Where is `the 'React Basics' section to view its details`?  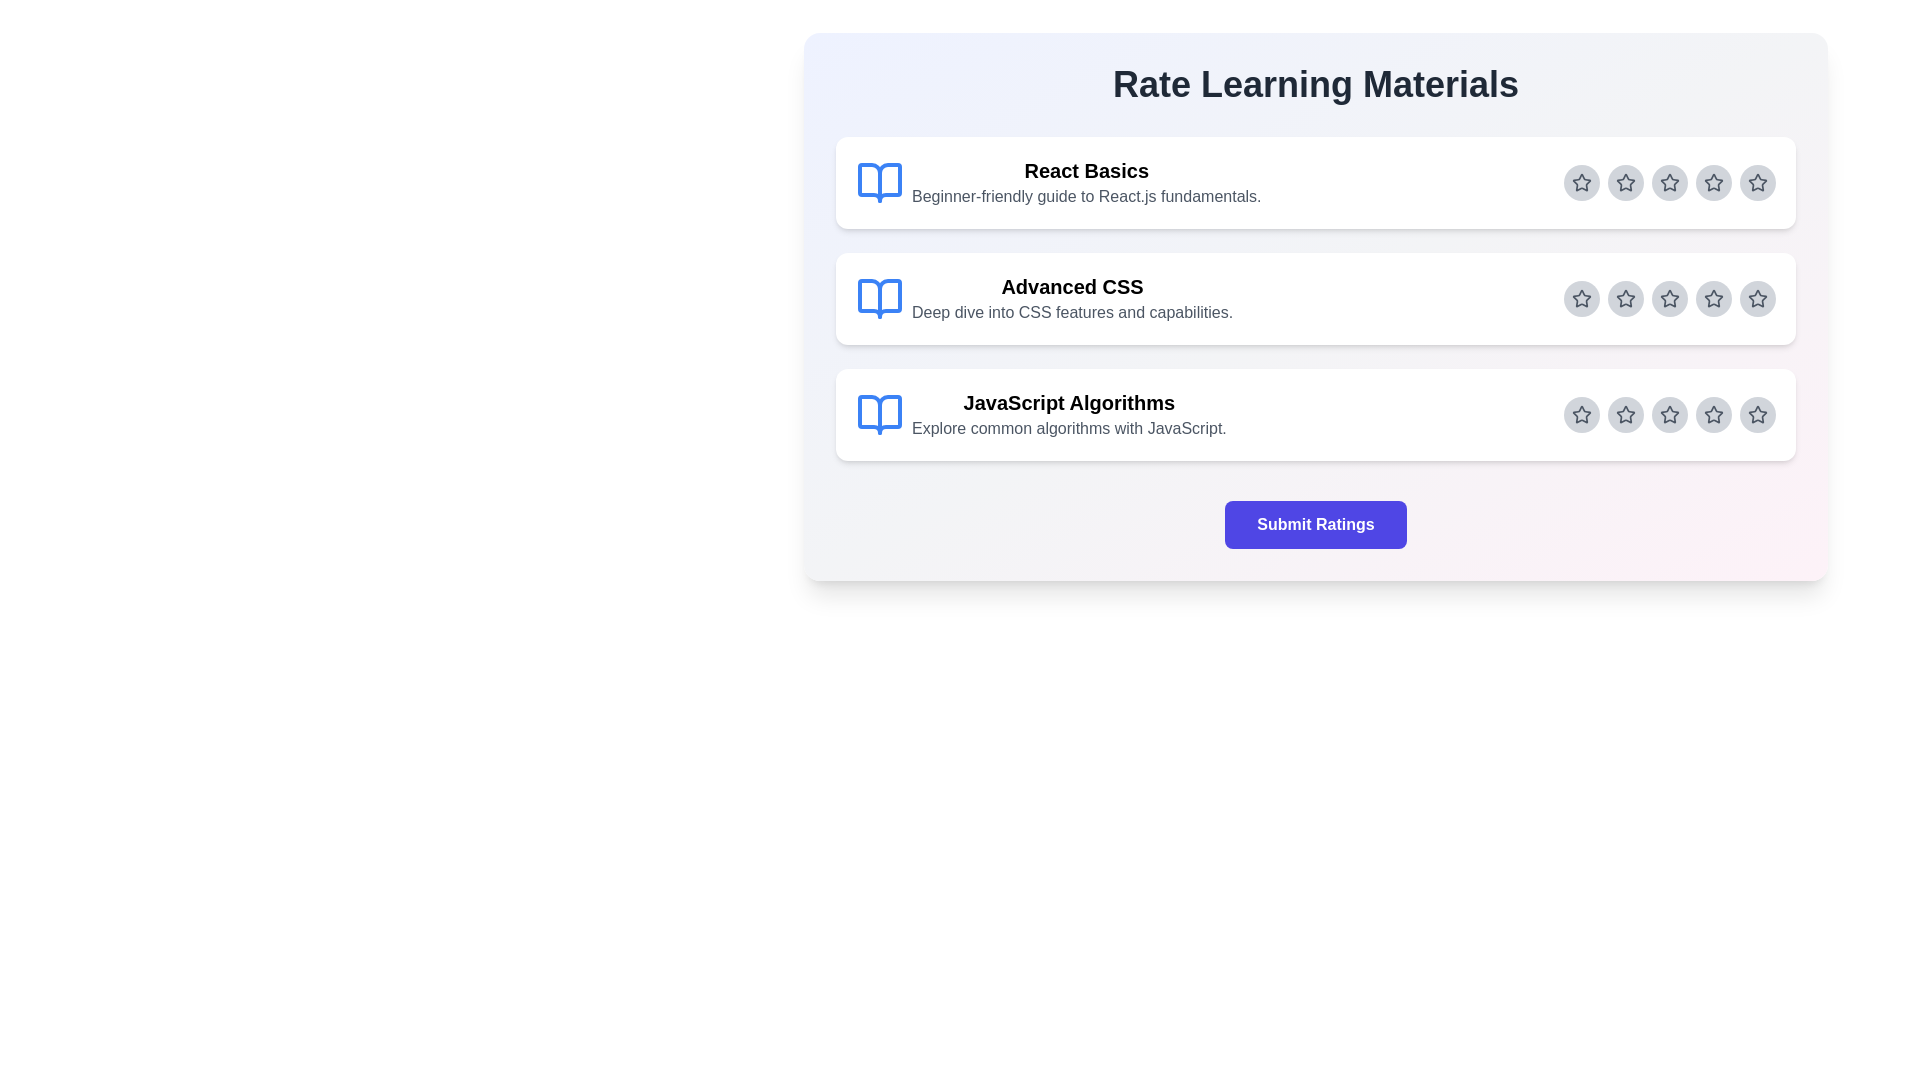
the 'React Basics' section to view its details is located at coordinates (1315, 182).